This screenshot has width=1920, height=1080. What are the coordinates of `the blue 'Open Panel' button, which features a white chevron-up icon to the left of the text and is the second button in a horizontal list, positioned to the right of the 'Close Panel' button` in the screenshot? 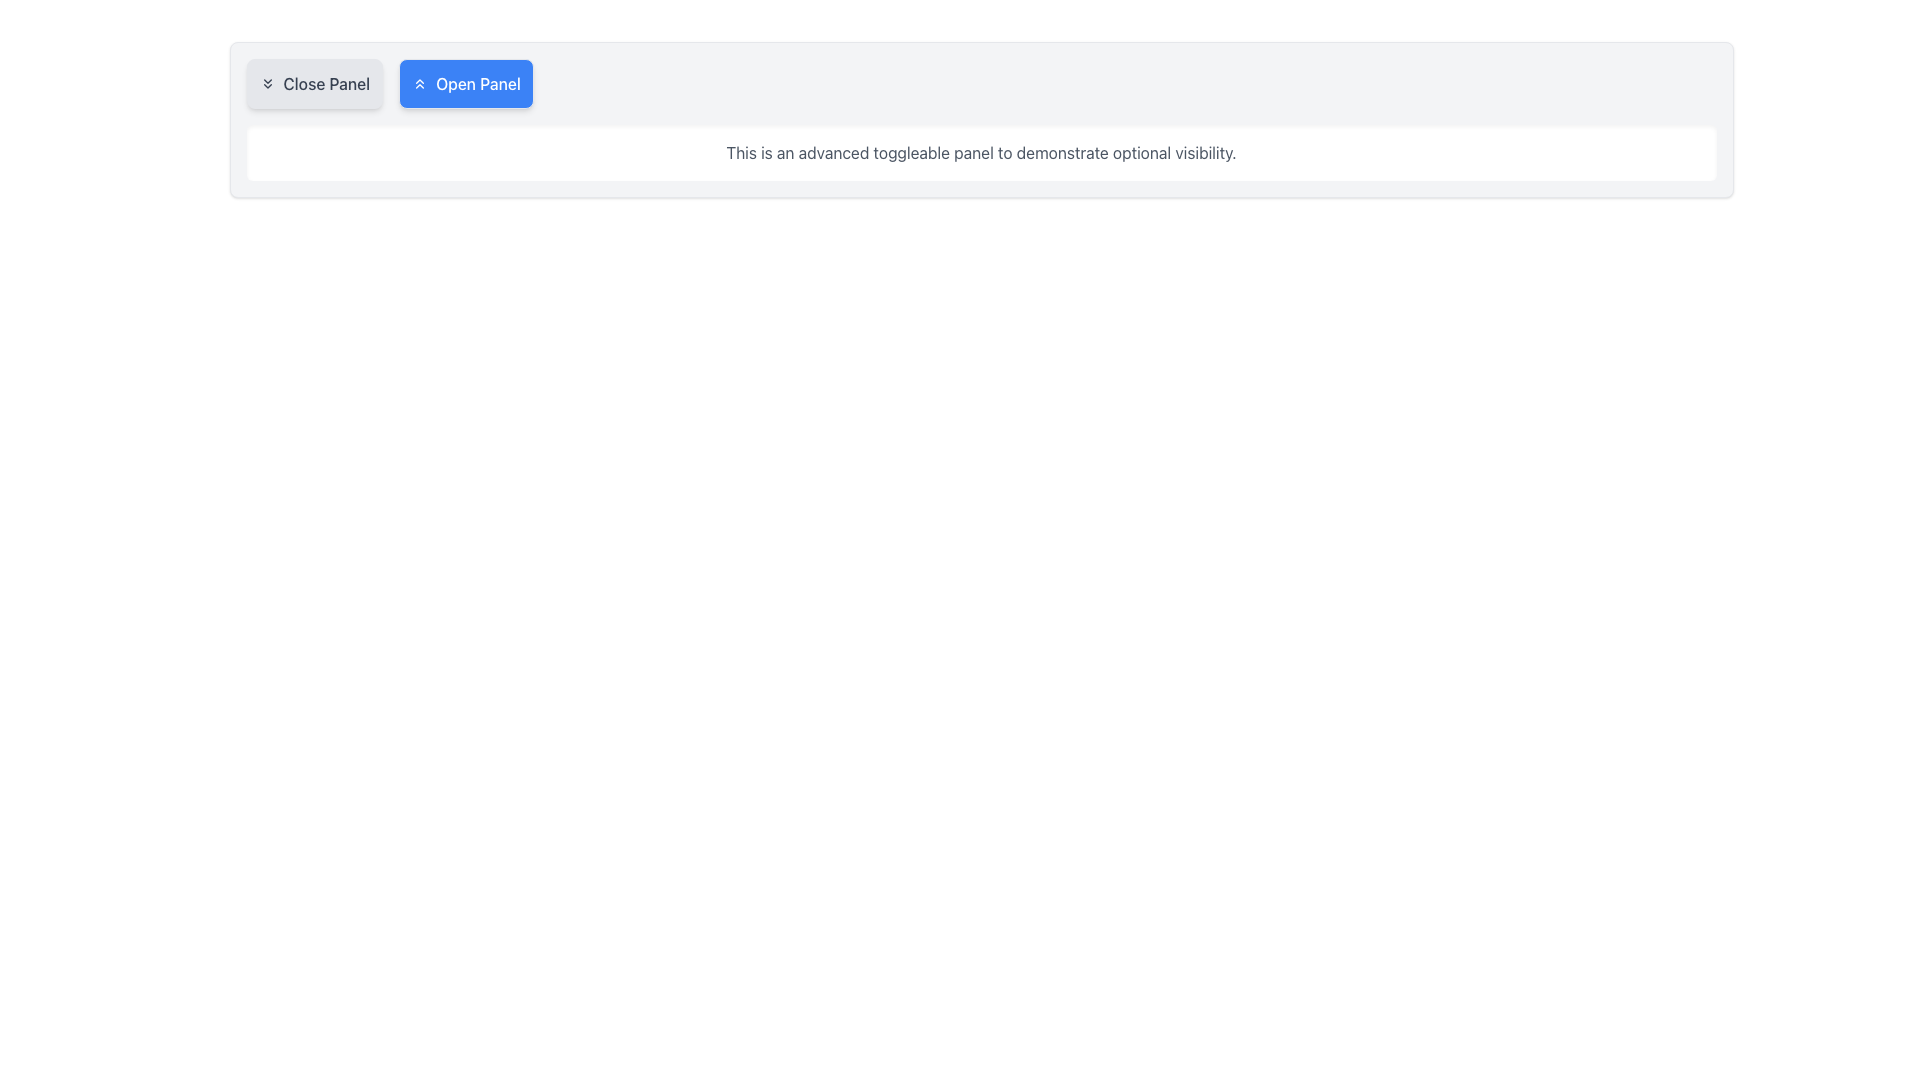 It's located at (465, 83).